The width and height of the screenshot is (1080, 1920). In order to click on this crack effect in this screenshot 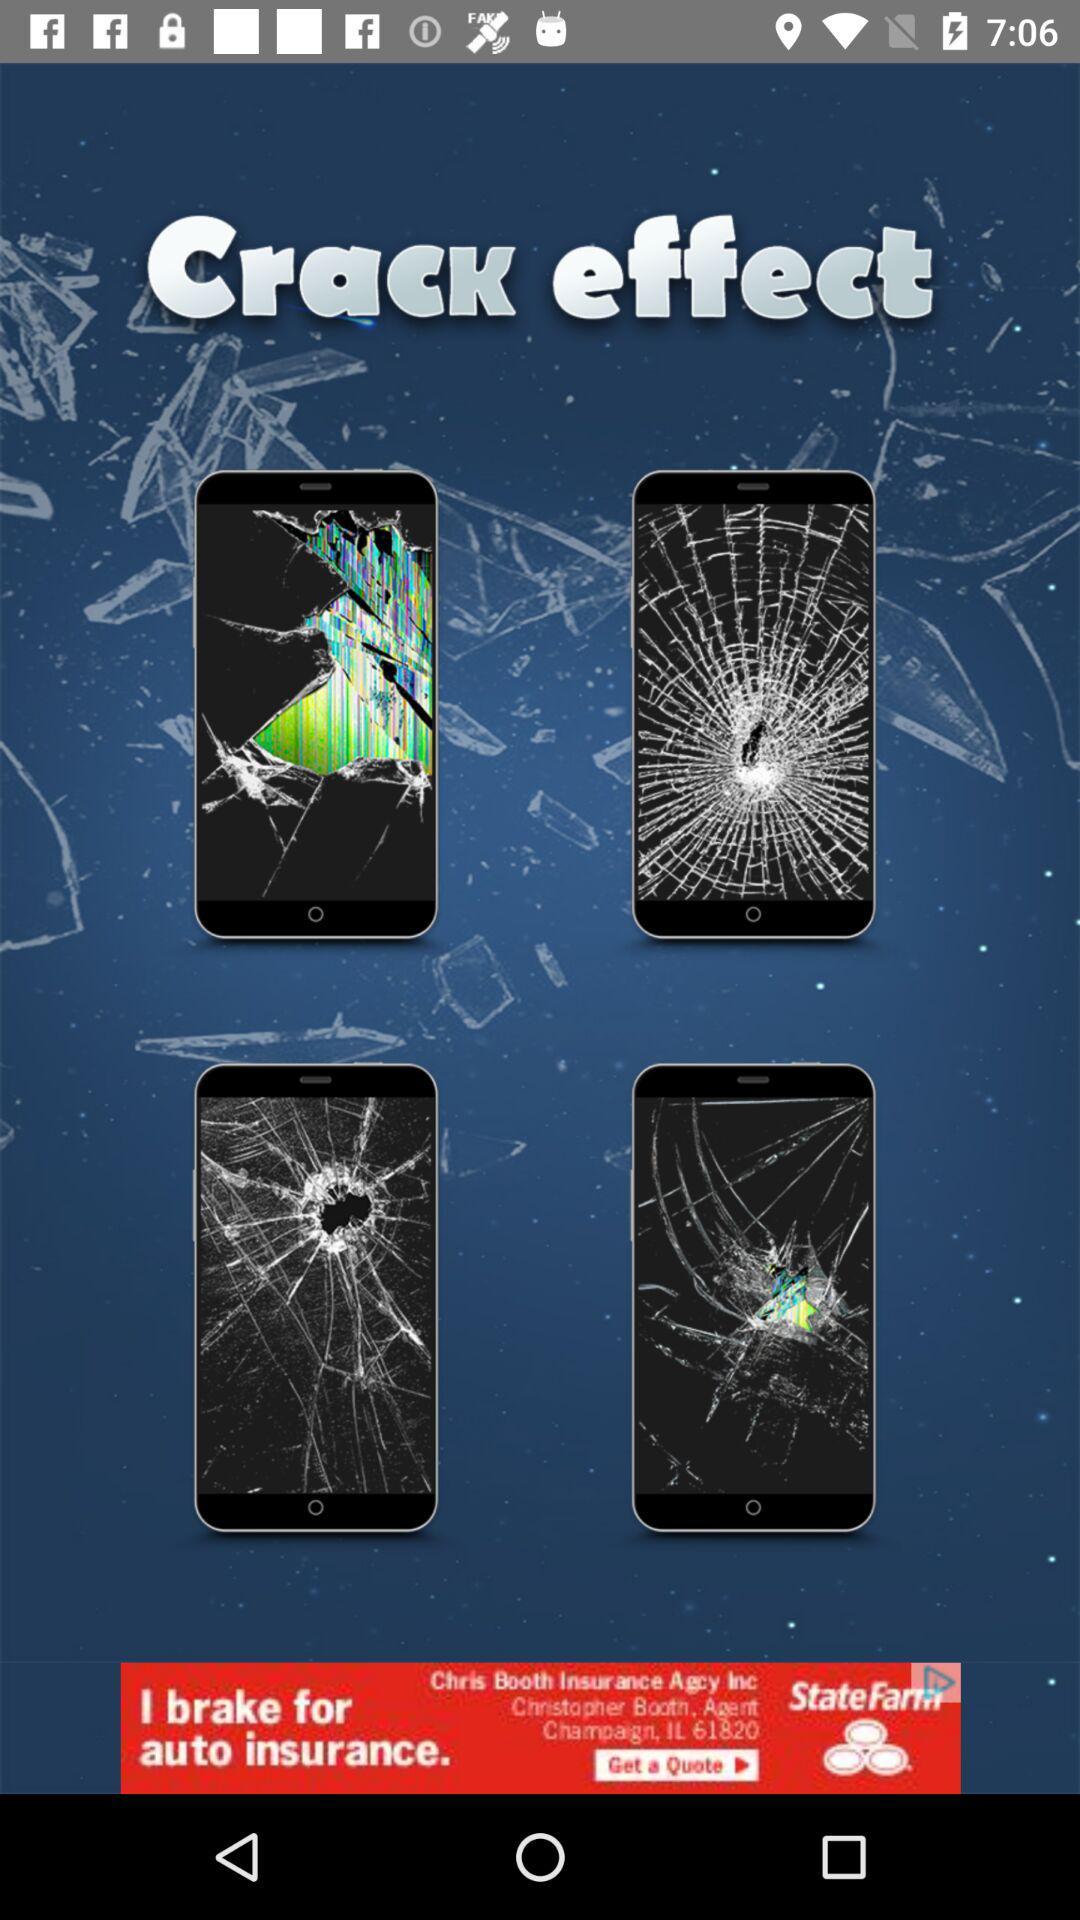, I will do `click(316, 1308)`.